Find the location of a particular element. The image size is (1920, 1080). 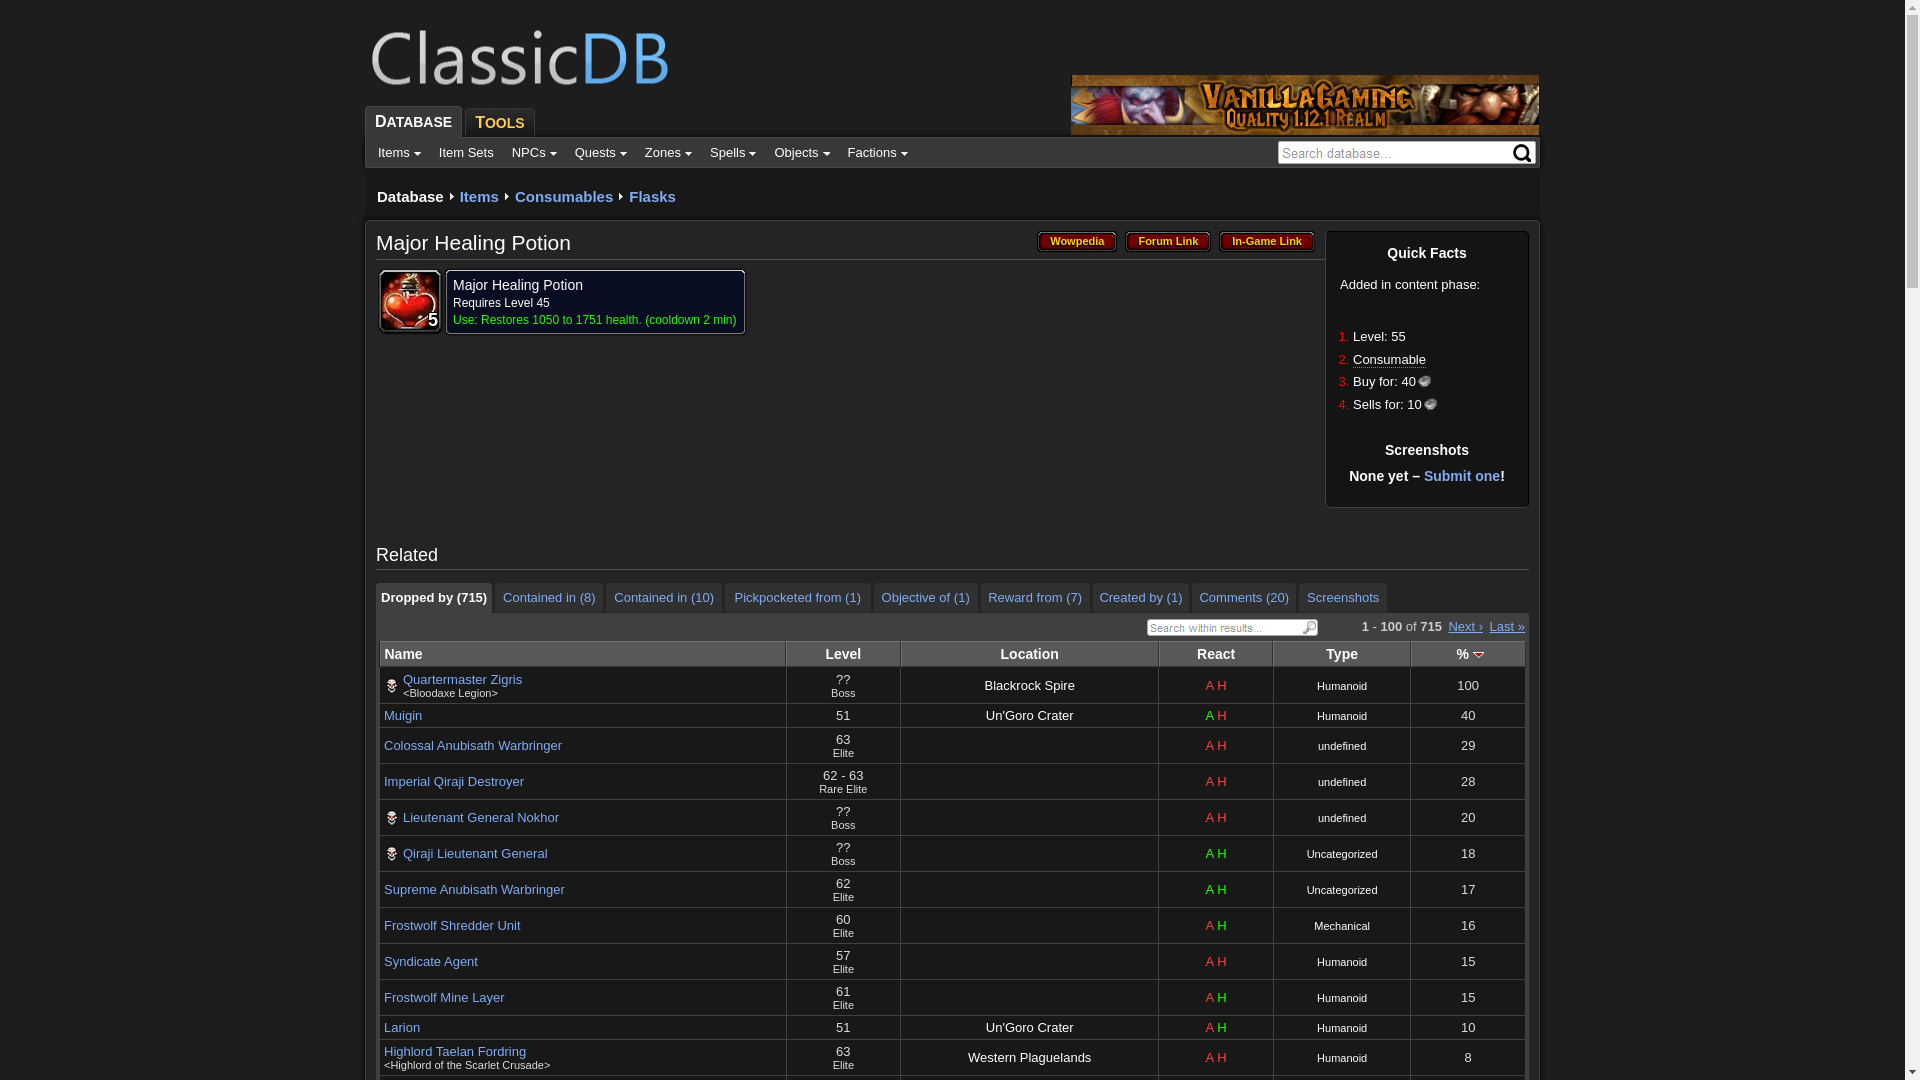

'Larion' is located at coordinates (401, 1027).